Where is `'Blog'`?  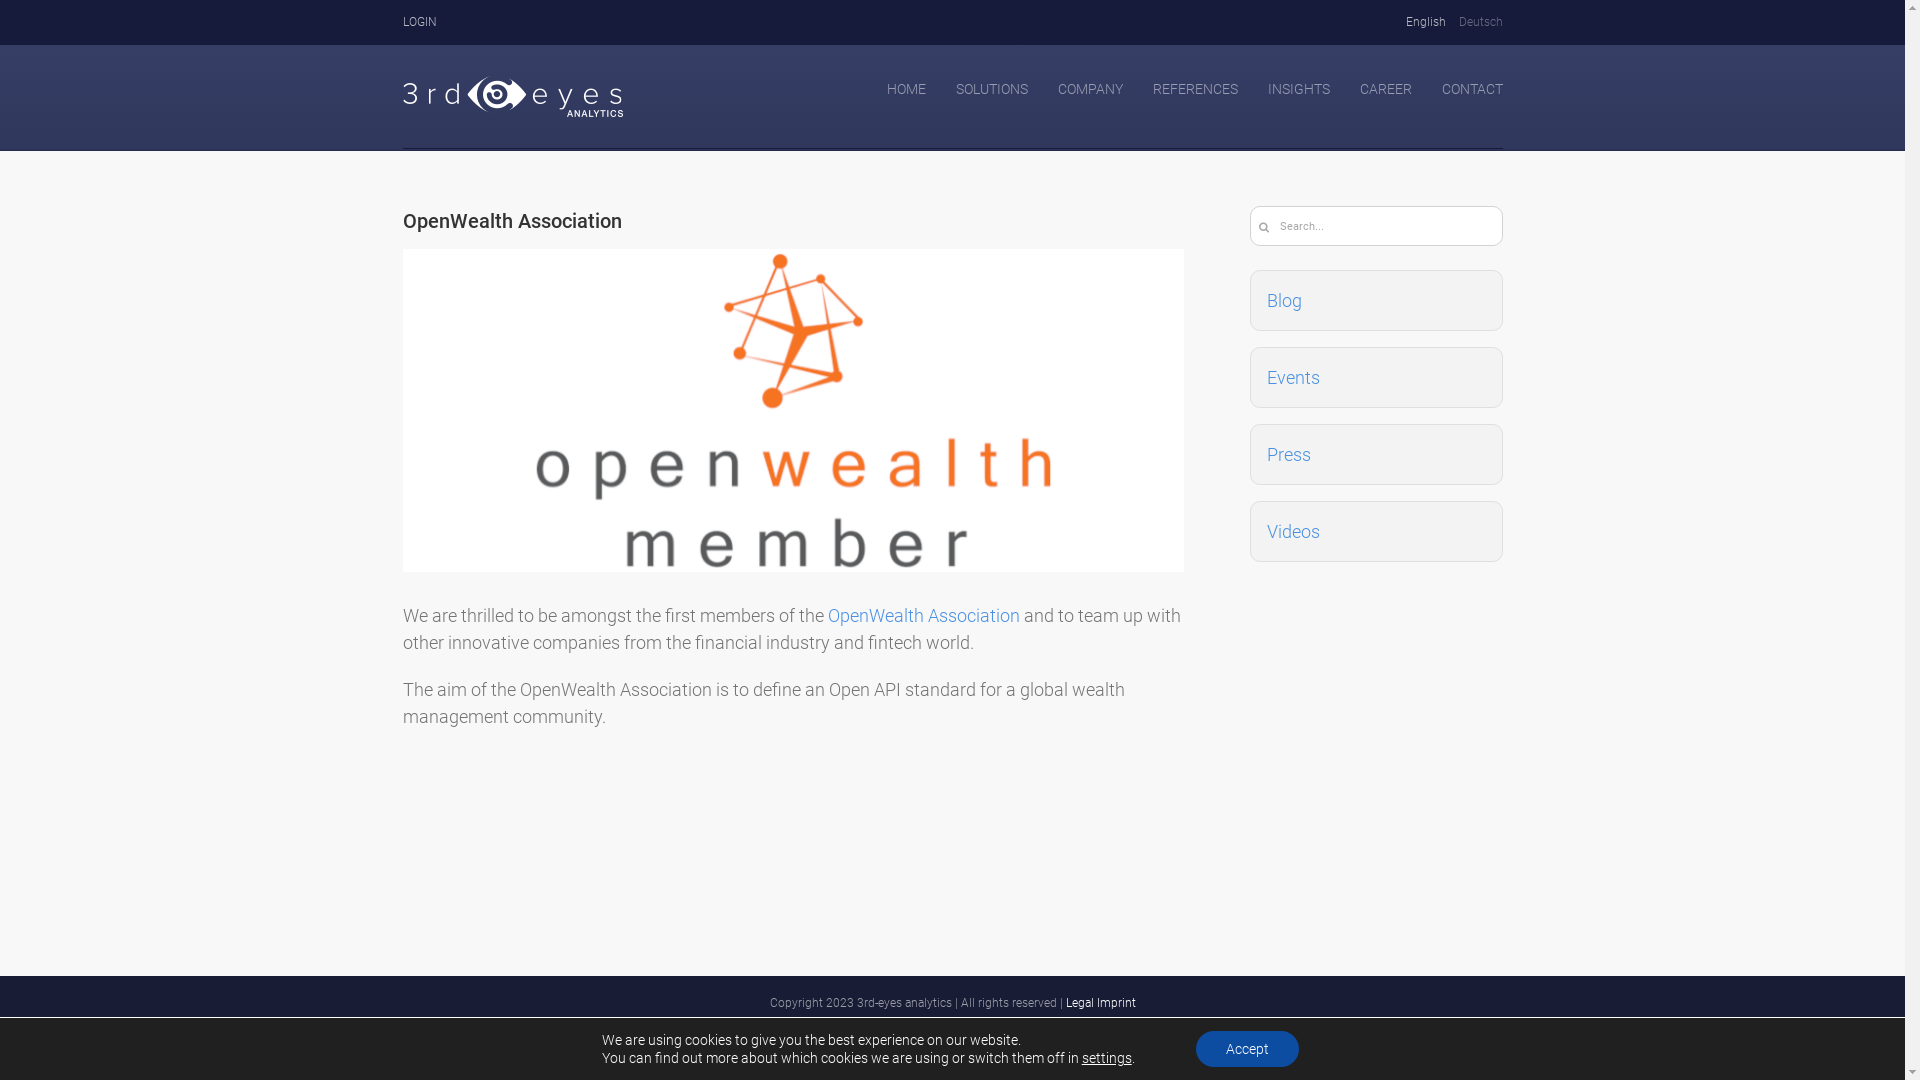
'Blog' is located at coordinates (1283, 300).